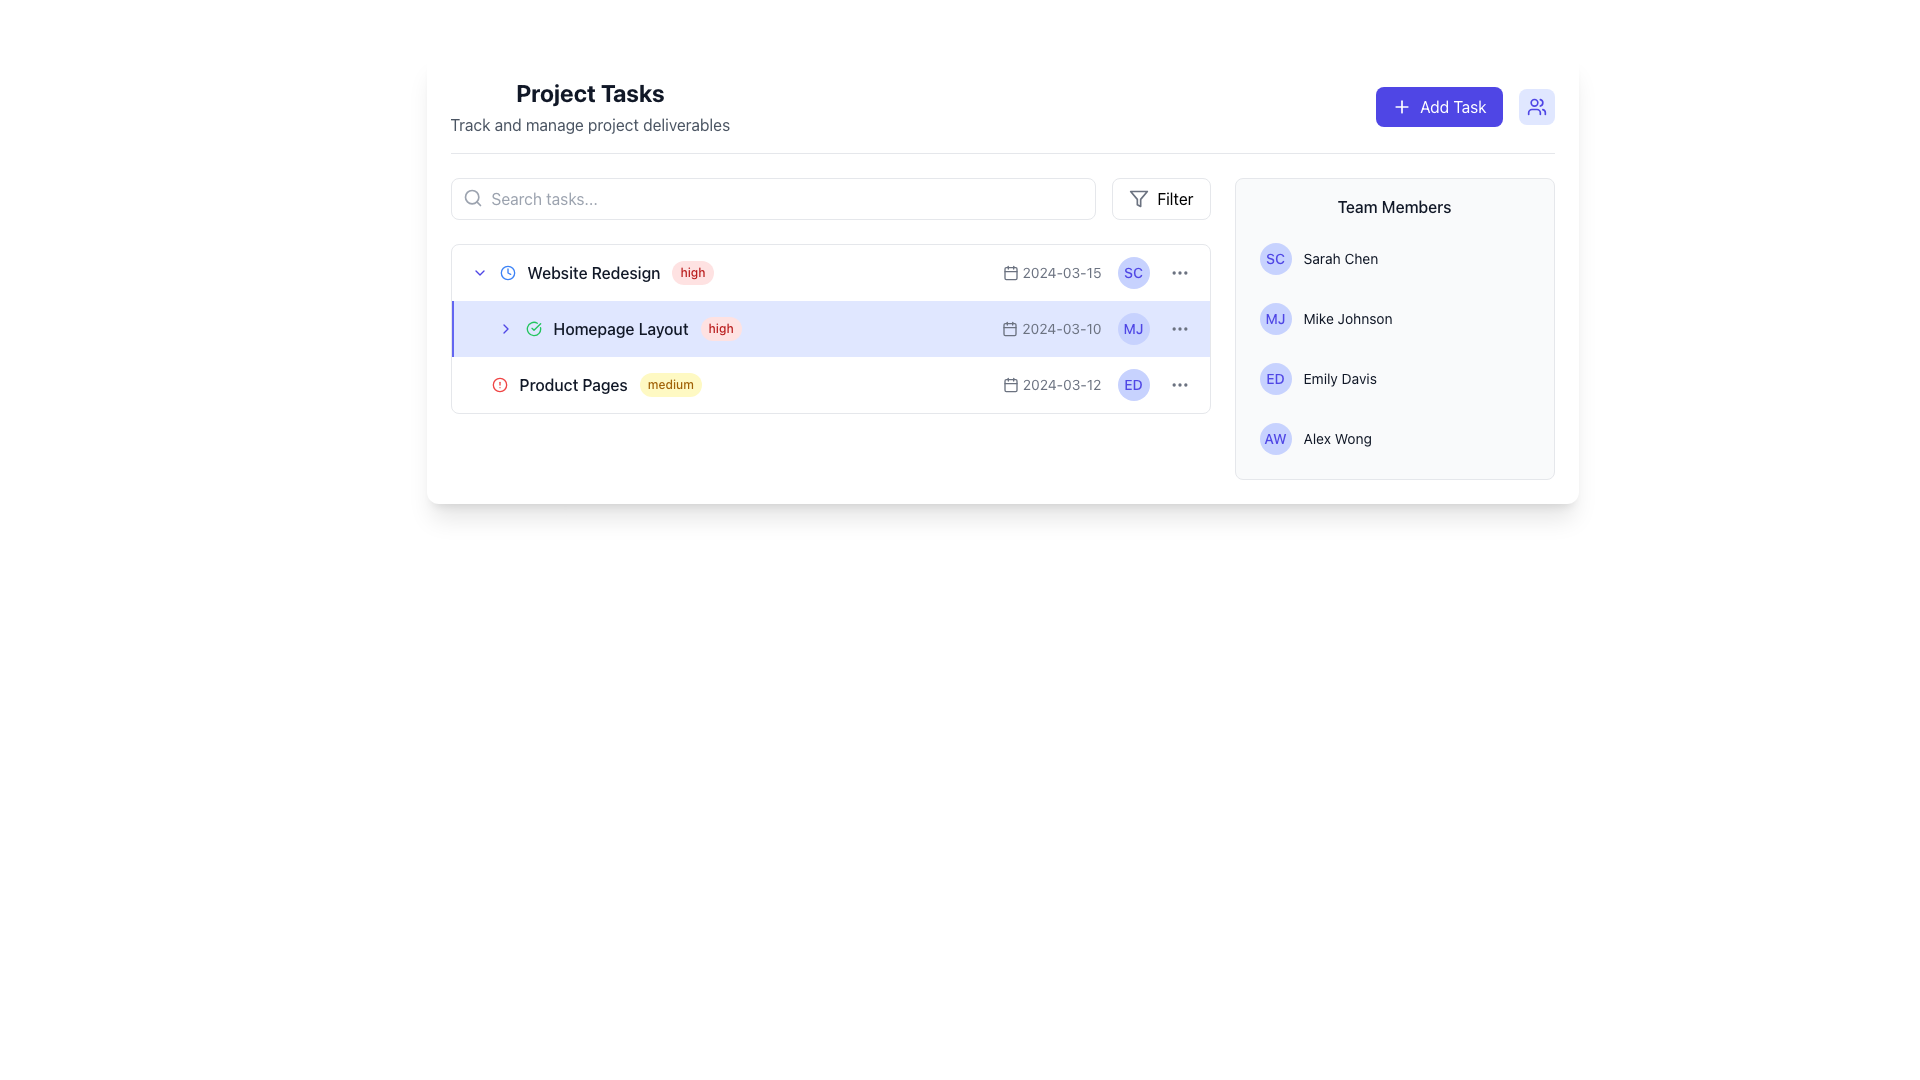 The height and width of the screenshot is (1080, 1920). What do you see at coordinates (670, 385) in the screenshot?
I see `text of the status indicator badge located to the right of the 'Product Pages' label, which conveys priority or type classification` at bounding box center [670, 385].